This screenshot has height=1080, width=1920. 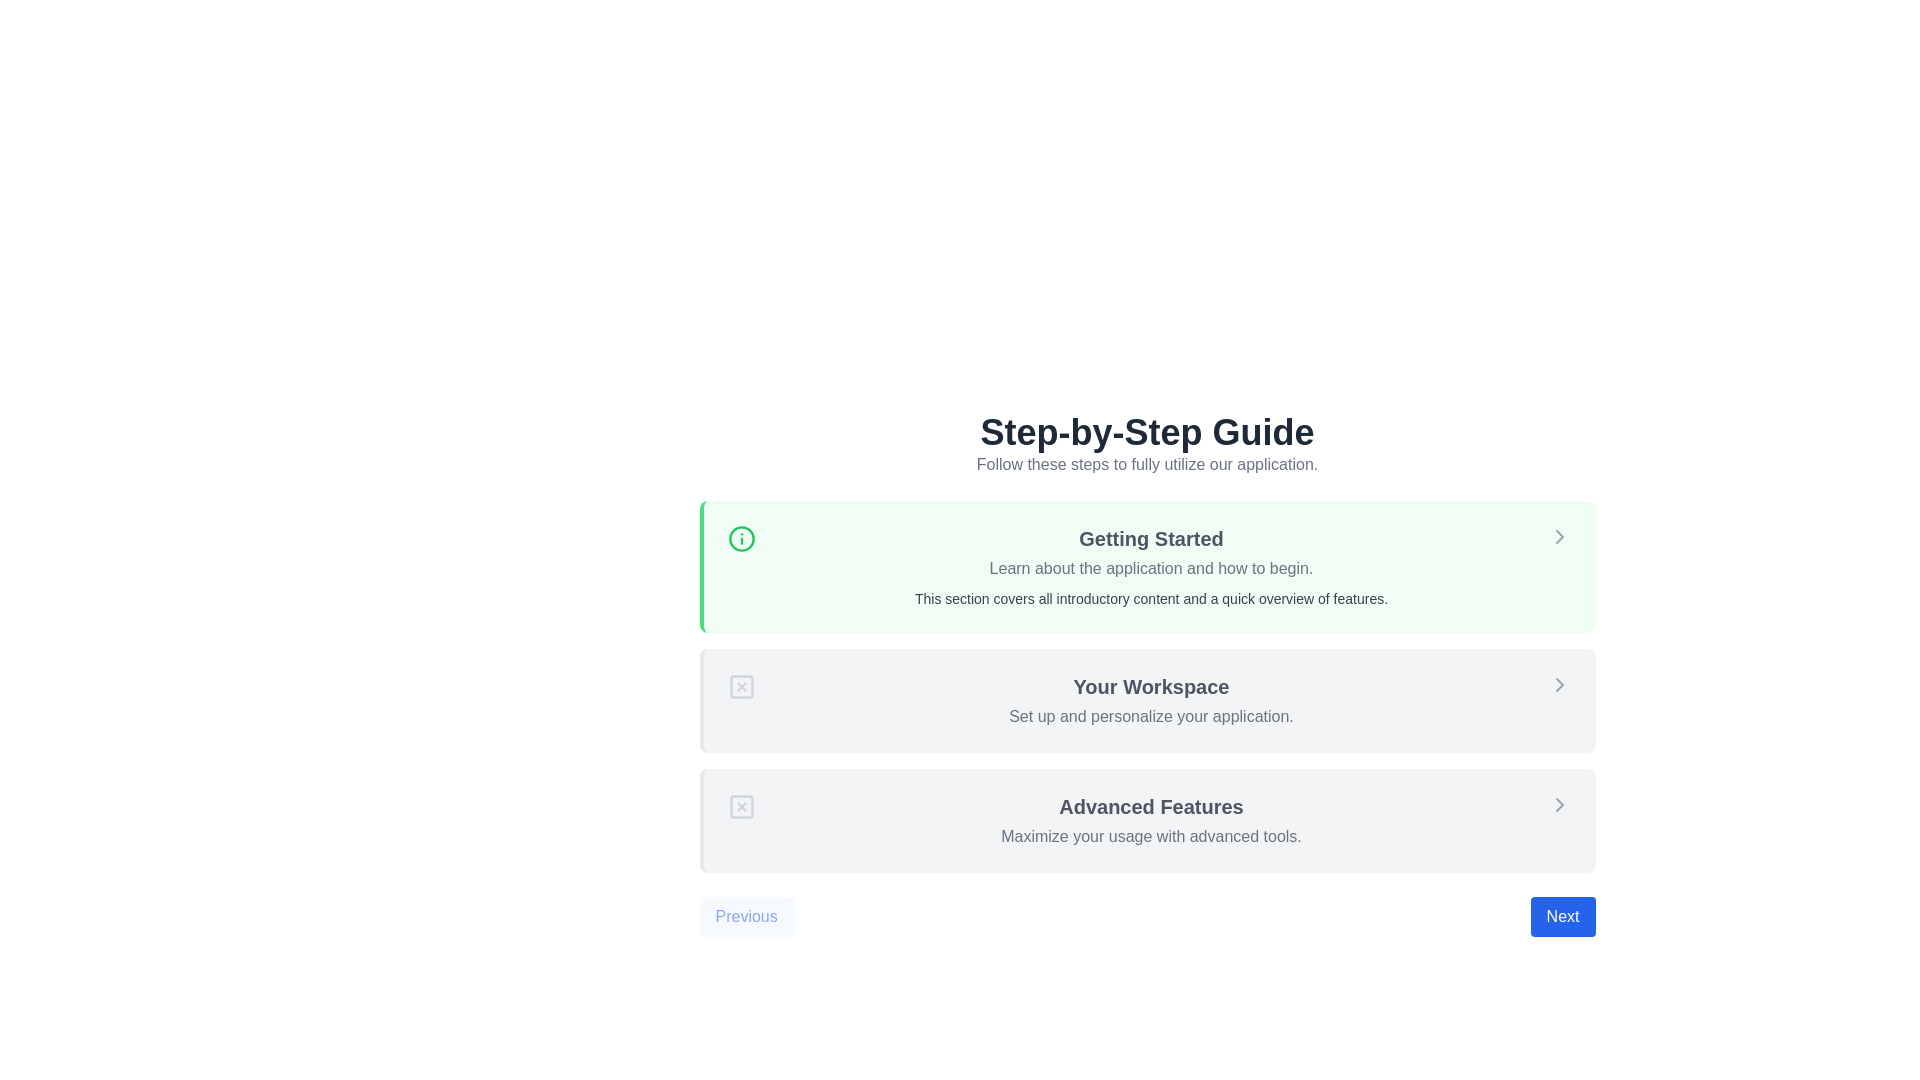 I want to click on text from the Header with subtitle that displays 'Step-by-Step Guide' and 'Follow these steps to fully utilize our application.', so click(x=1147, y=443).